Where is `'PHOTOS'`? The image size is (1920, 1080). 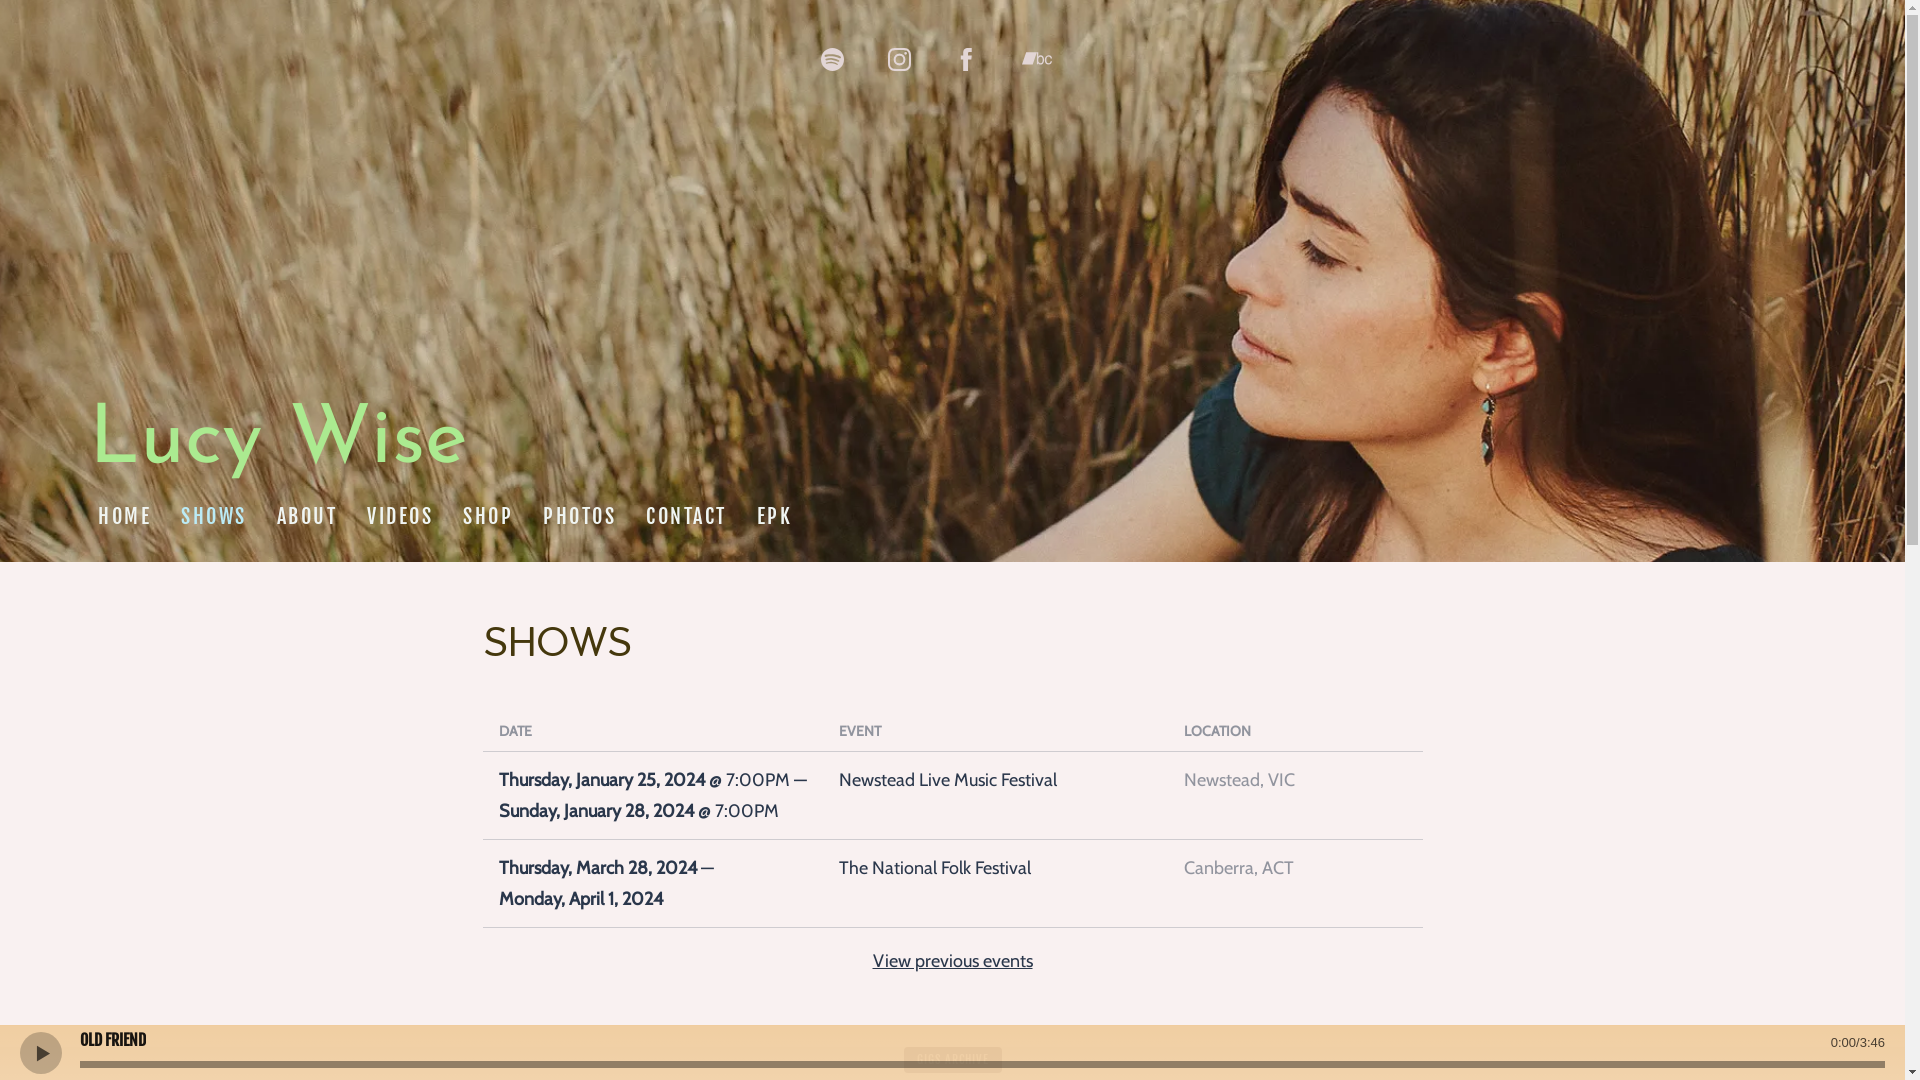 'PHOTOS' is located at coordinates (578, 515).